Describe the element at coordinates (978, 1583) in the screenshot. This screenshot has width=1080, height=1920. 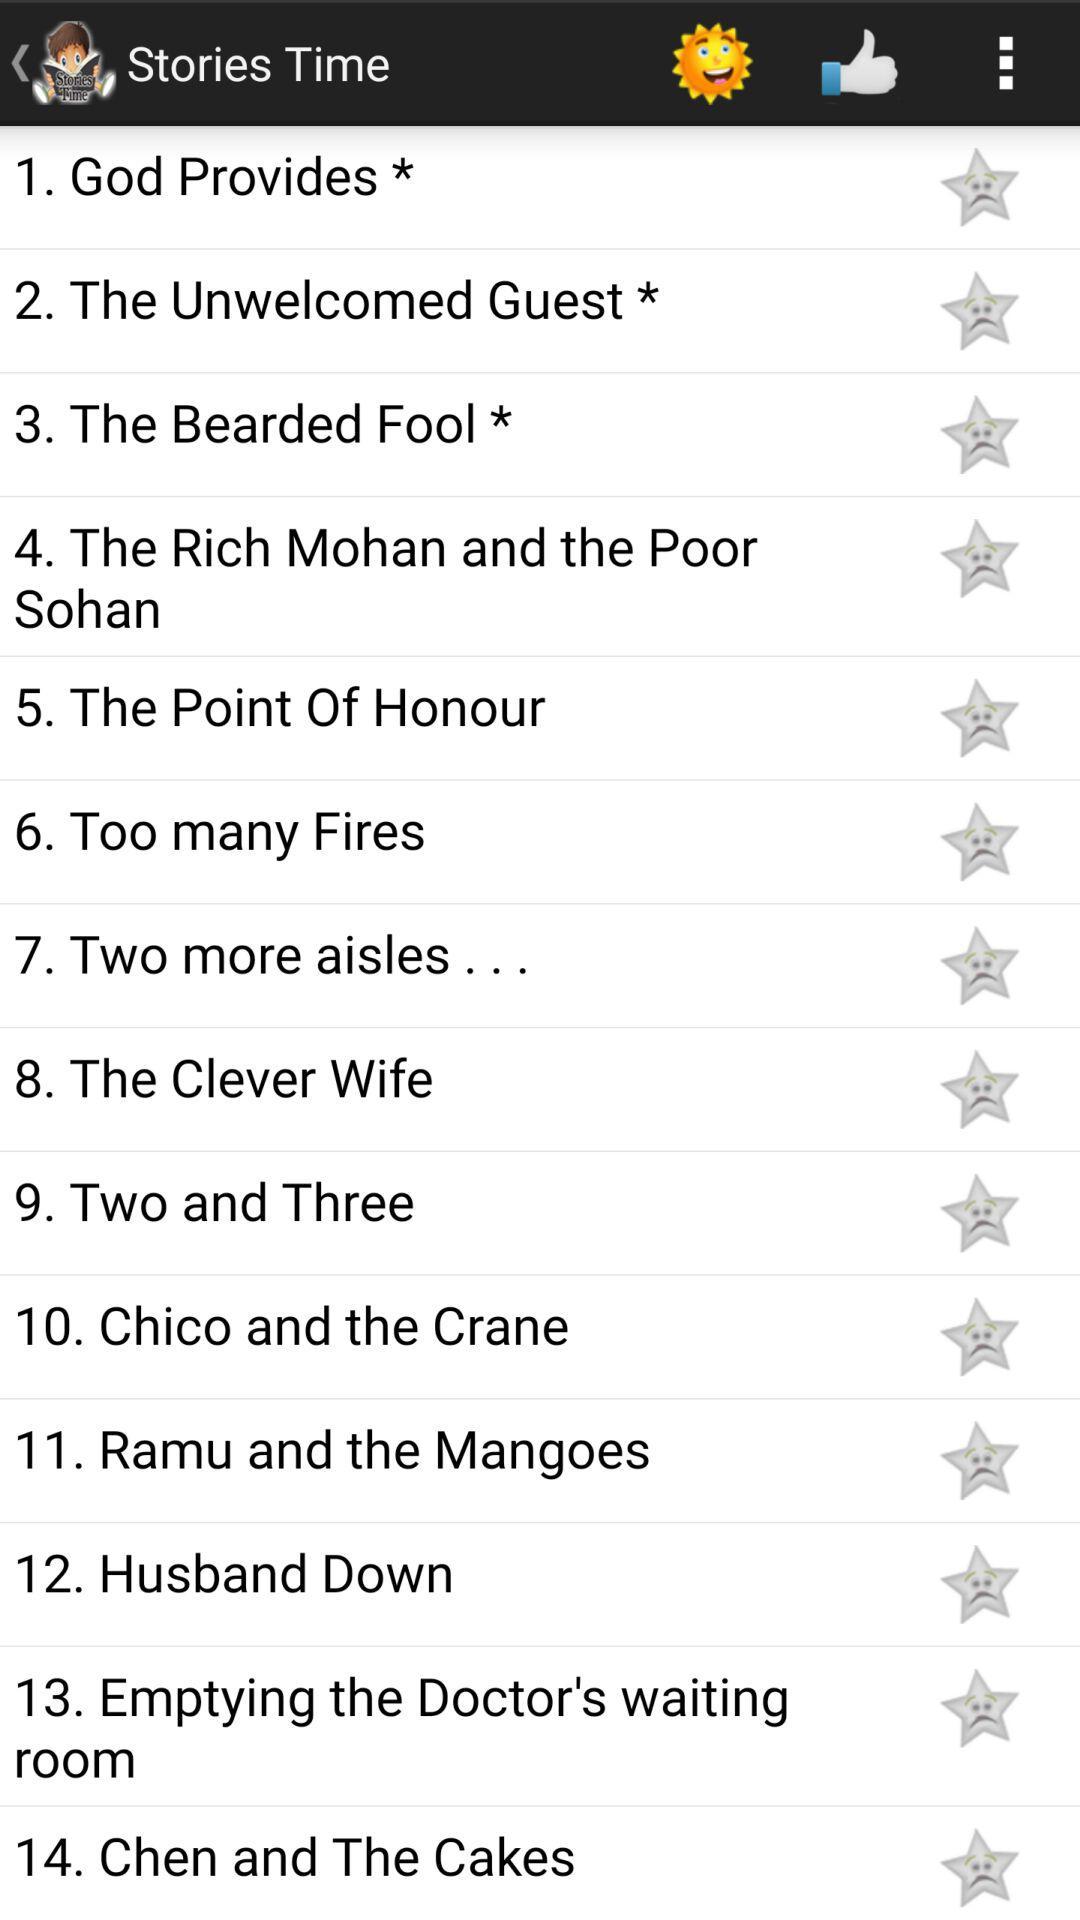
I see `stare favorite` at that location.